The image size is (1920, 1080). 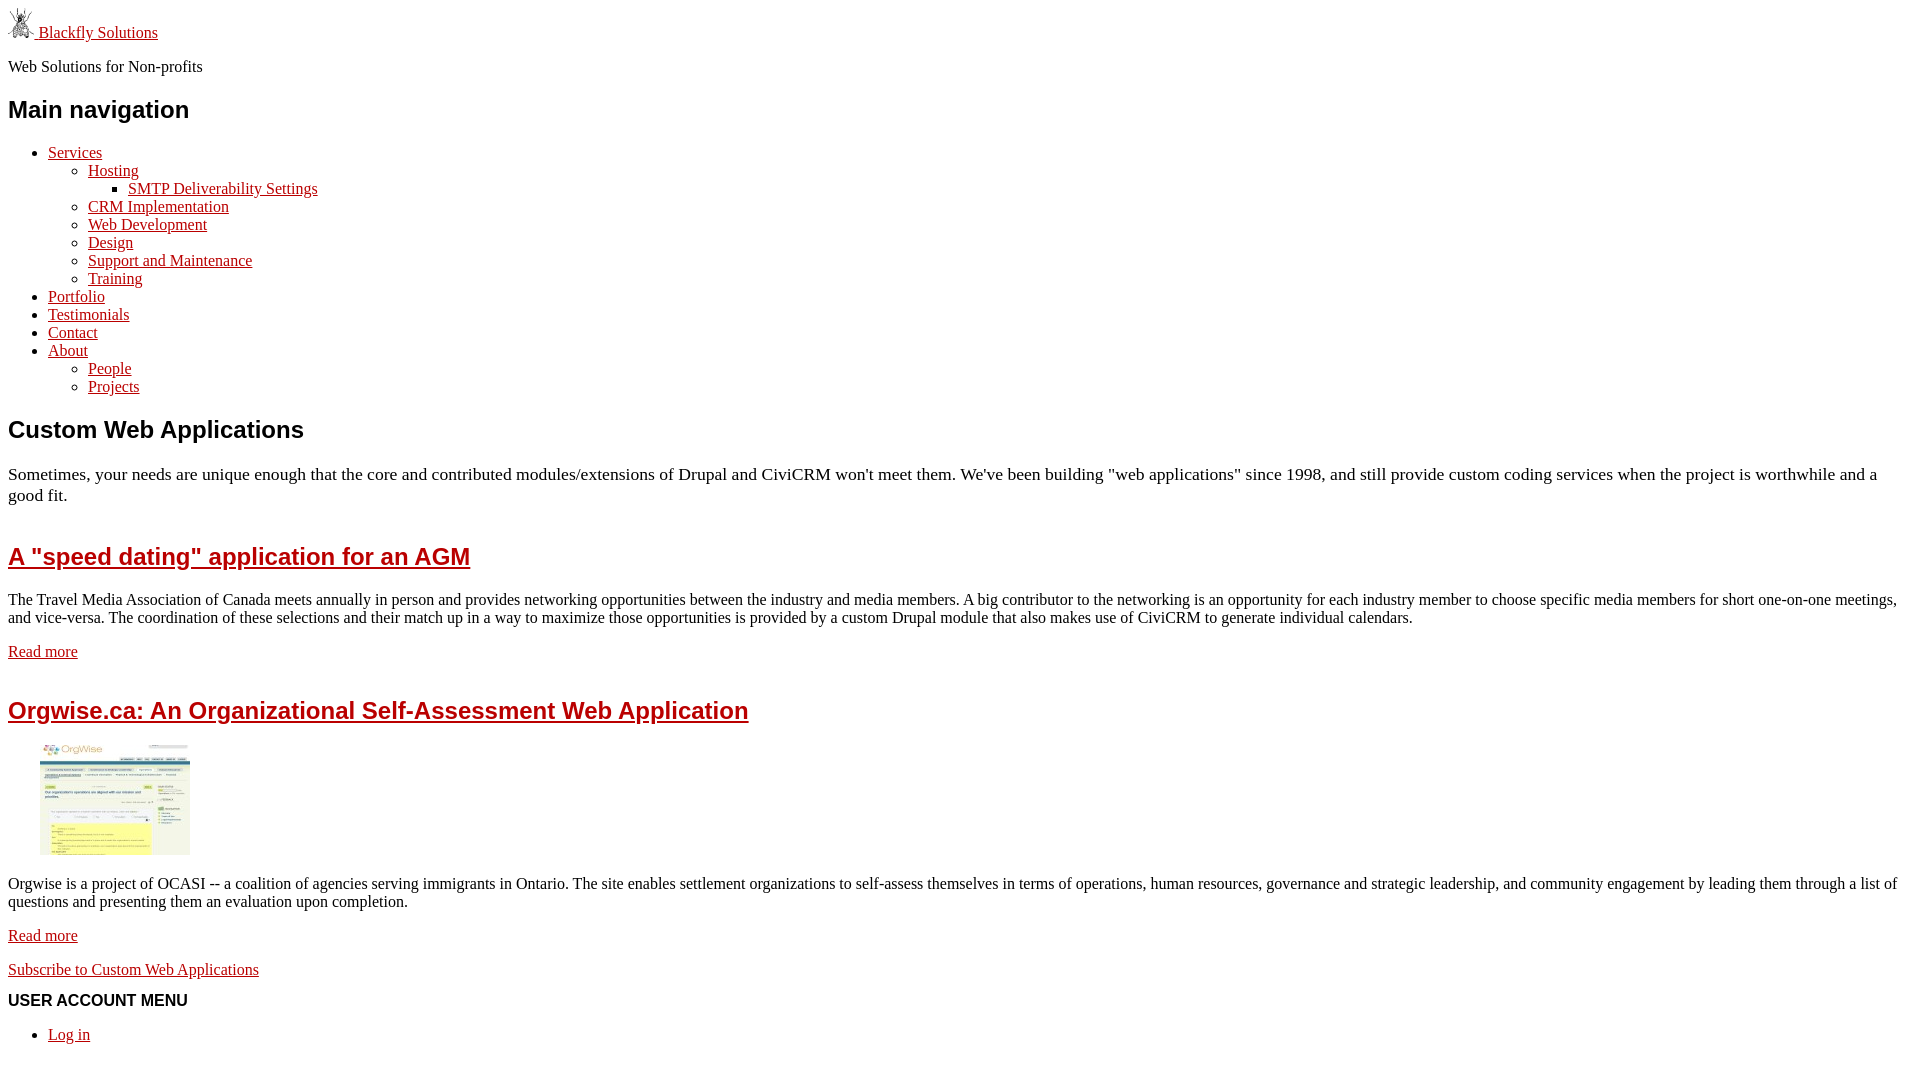 I want to click on 'Training', so click(x=114, y=278).